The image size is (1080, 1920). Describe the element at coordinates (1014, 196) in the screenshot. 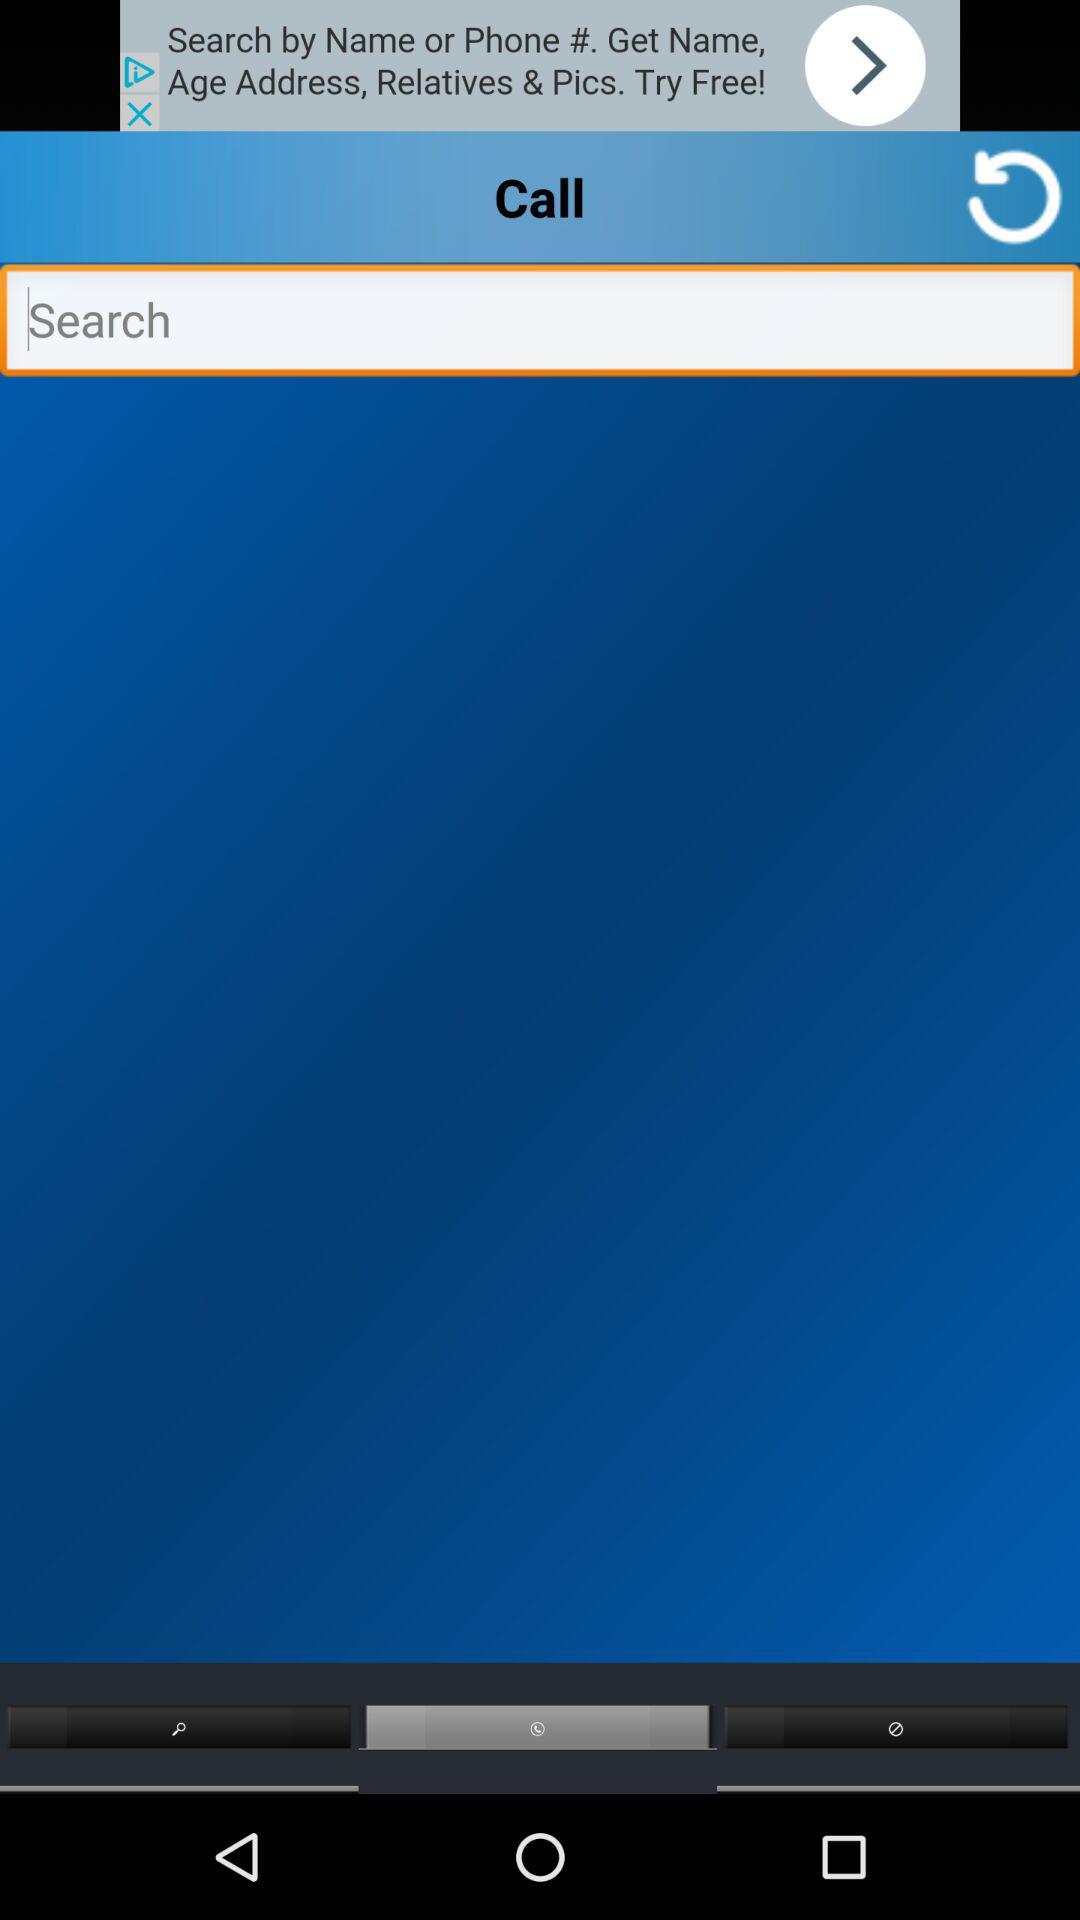

I see `reload button` at that location.